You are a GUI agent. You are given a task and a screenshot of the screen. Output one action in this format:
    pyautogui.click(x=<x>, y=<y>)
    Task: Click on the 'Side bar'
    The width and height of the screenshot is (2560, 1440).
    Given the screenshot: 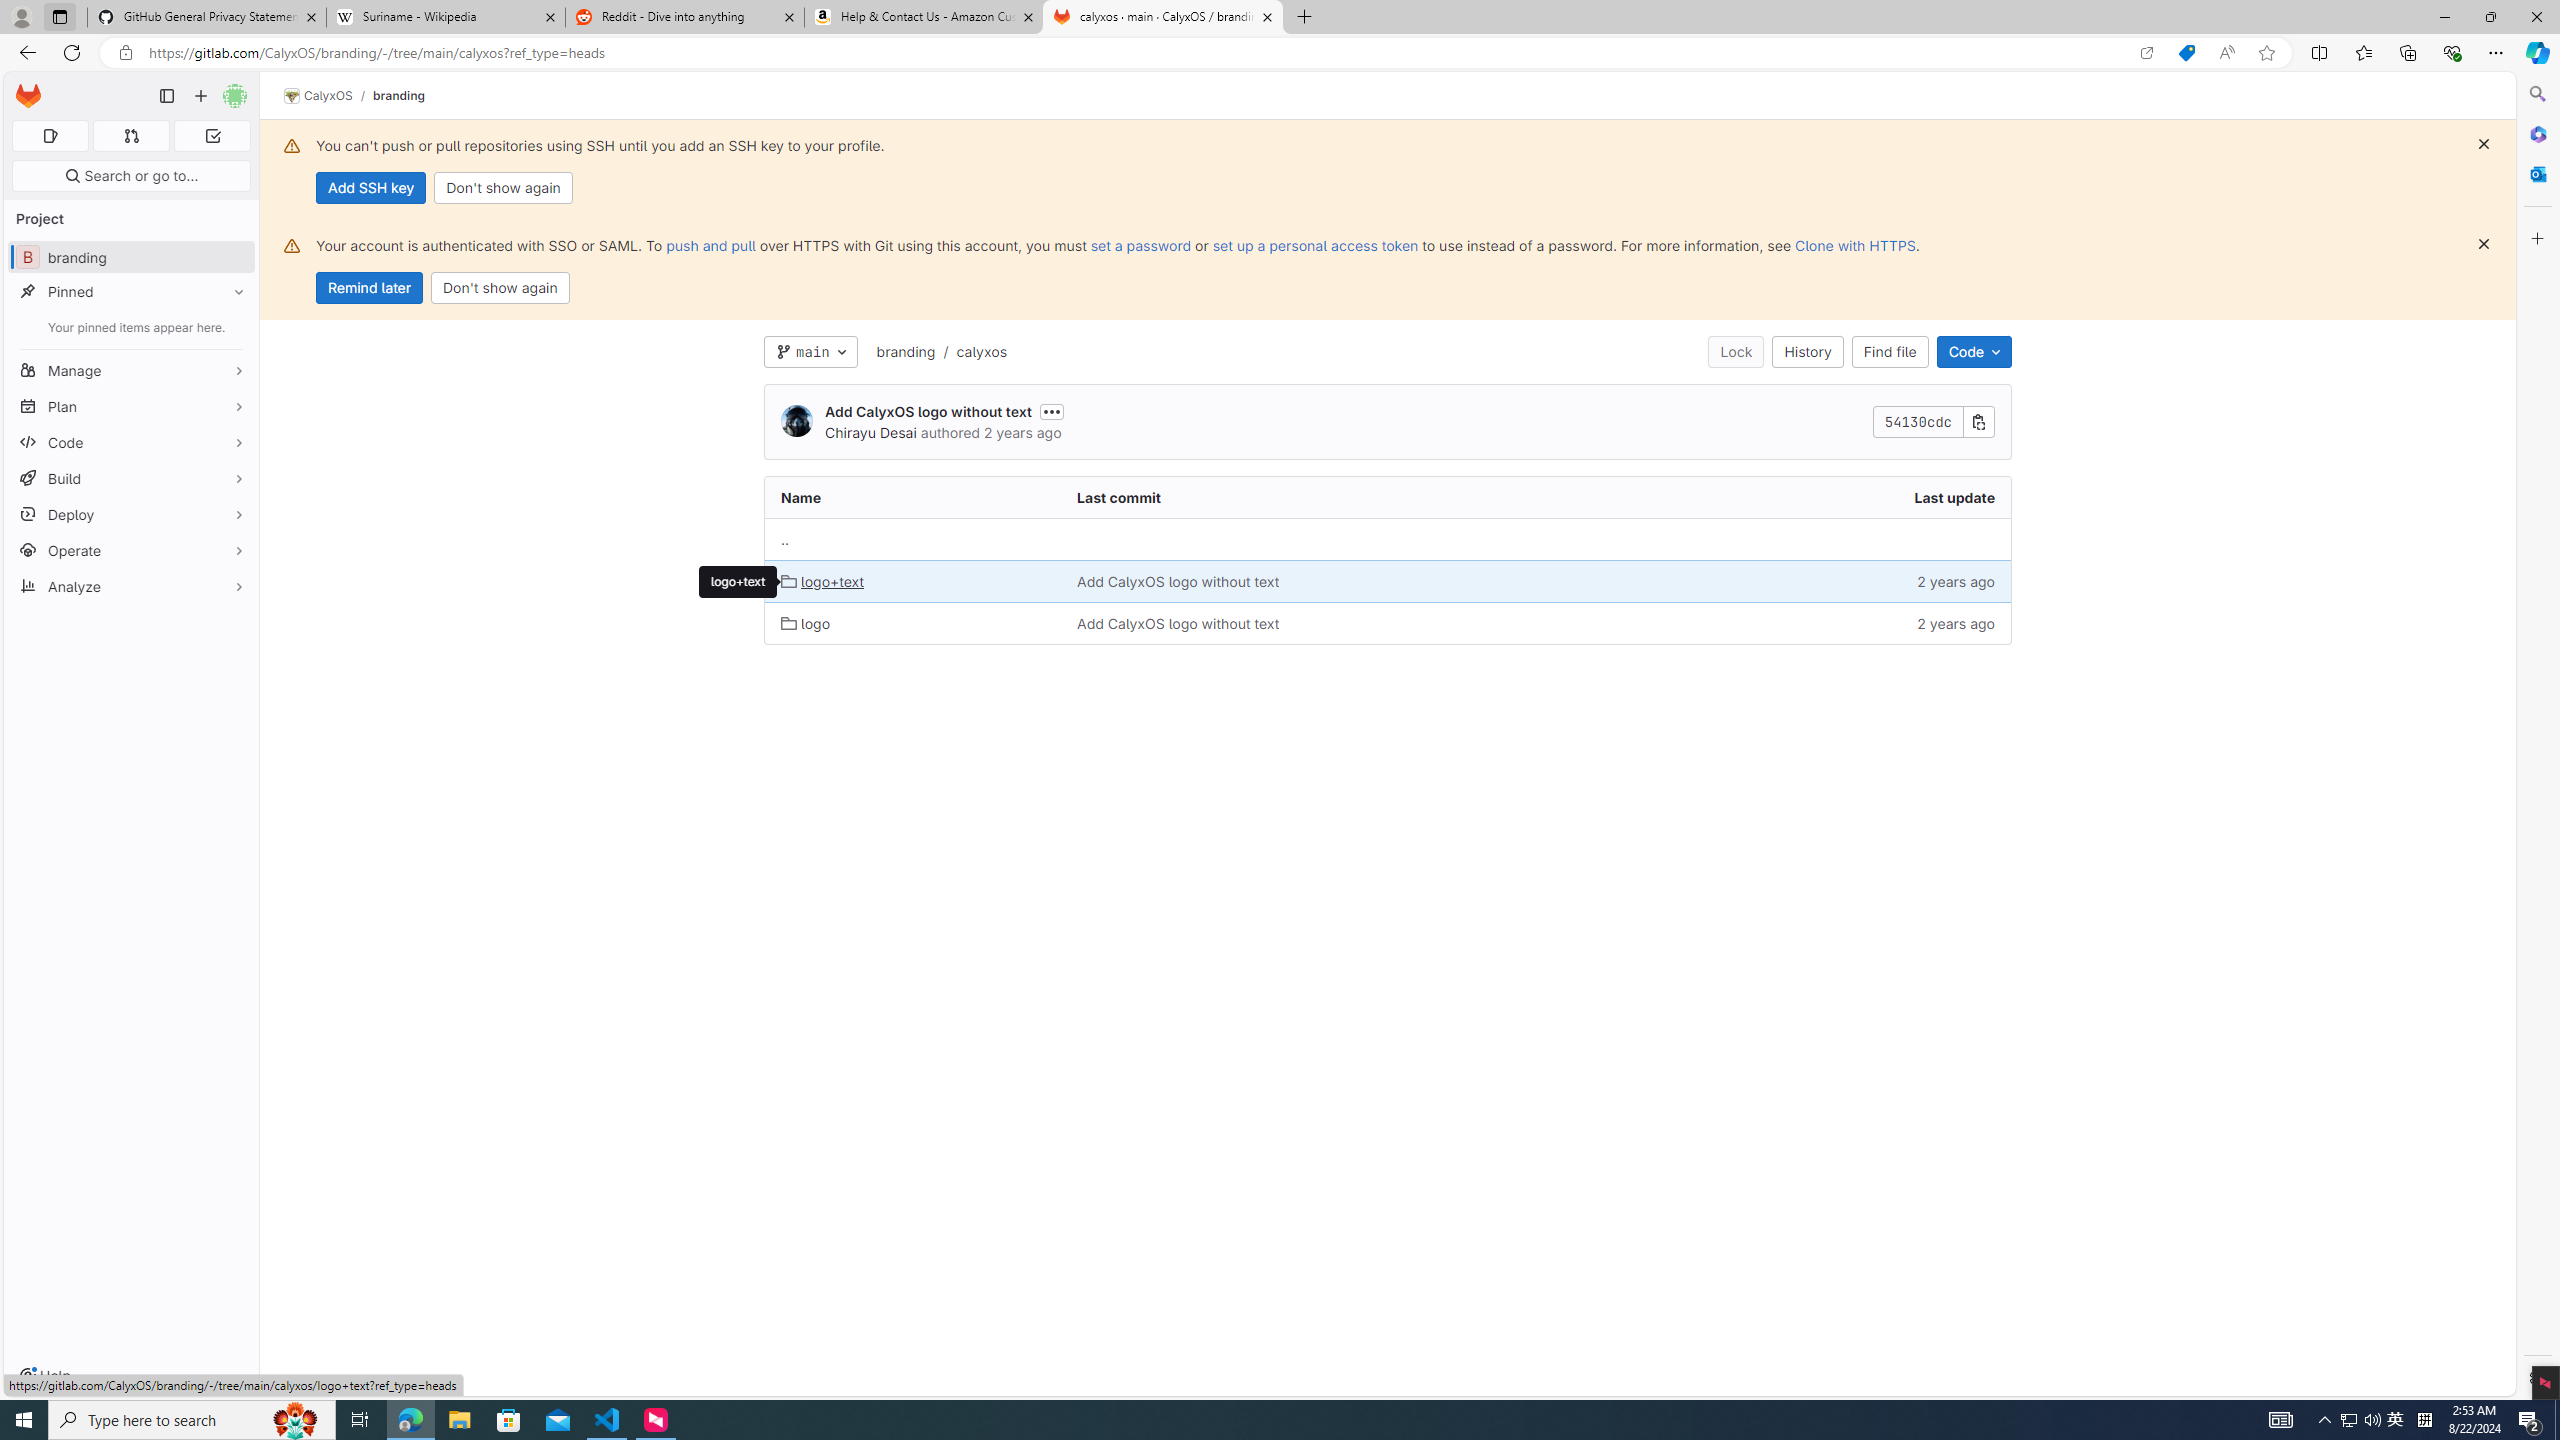 What is the action you would take?
    pyautogui.click(x=2537, y=735)
    